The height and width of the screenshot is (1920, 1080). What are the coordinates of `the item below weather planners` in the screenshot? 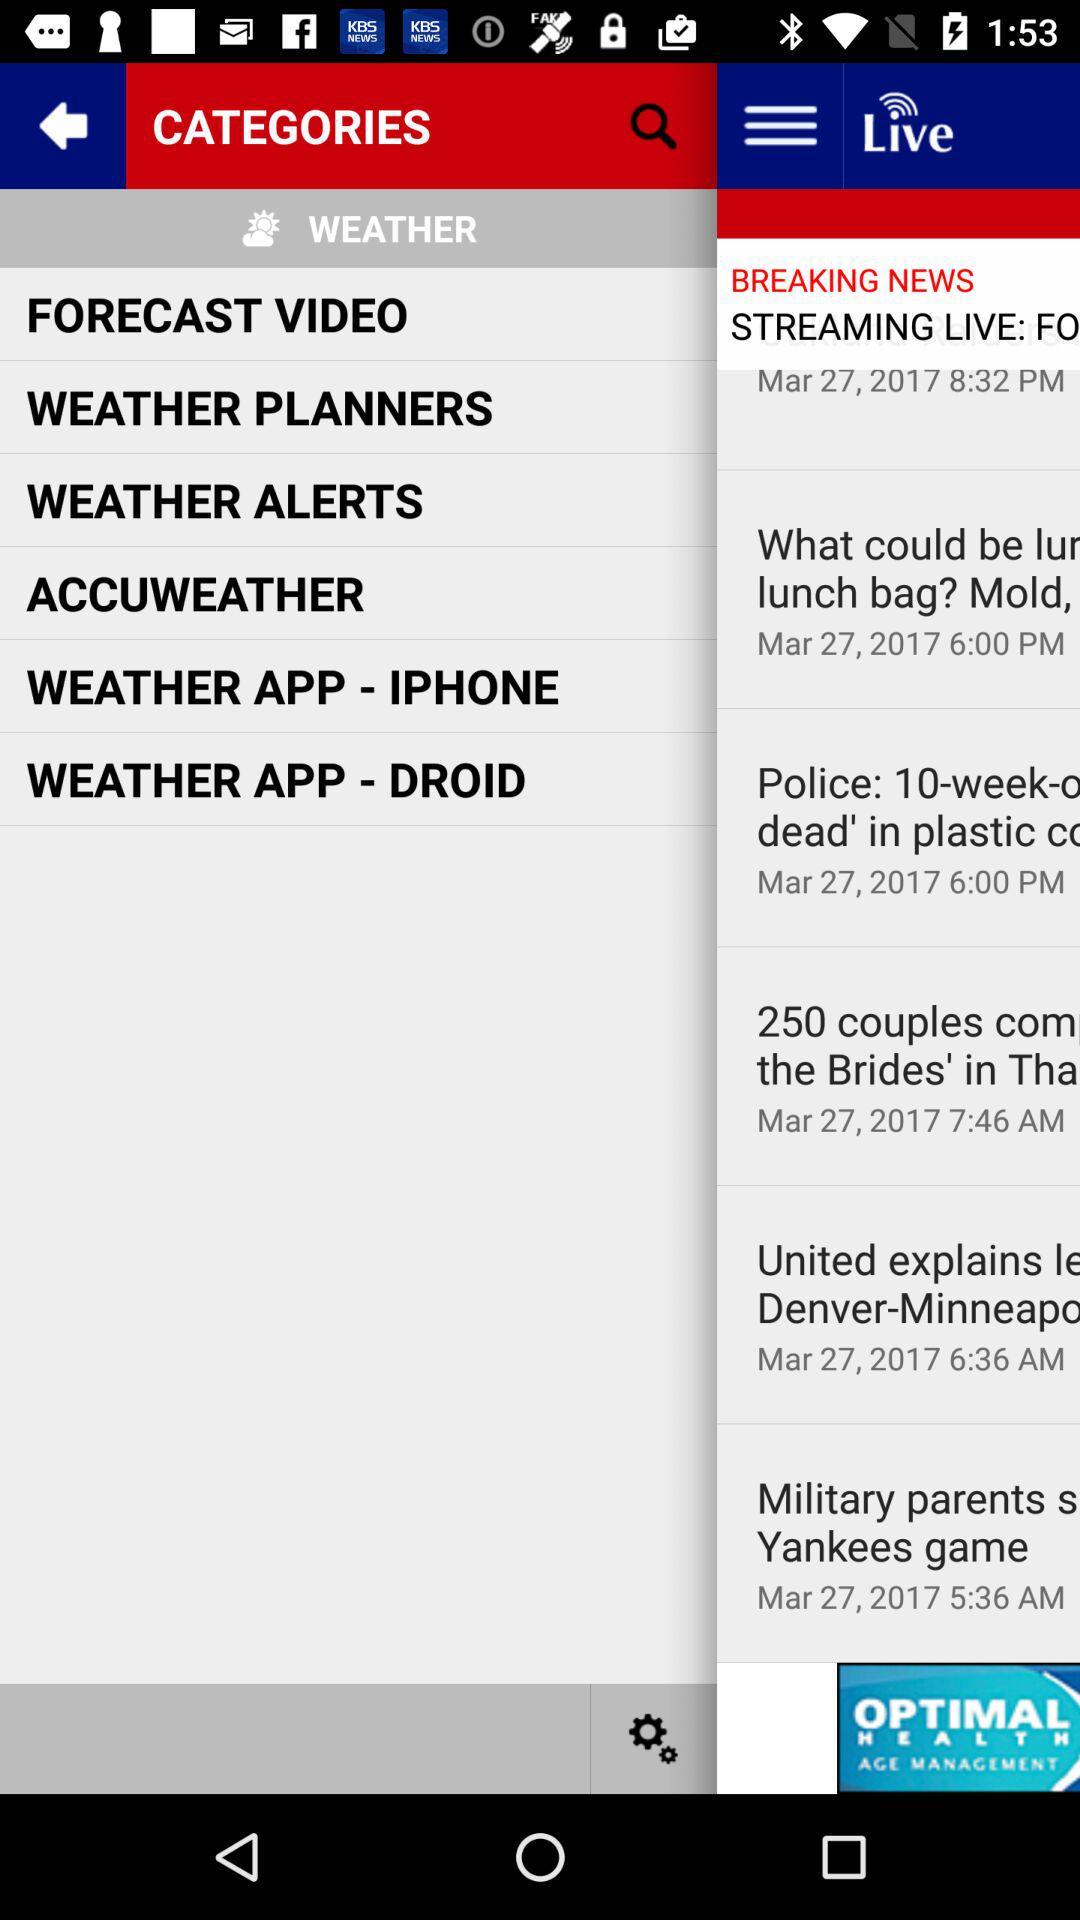 It's located at (224, 499).